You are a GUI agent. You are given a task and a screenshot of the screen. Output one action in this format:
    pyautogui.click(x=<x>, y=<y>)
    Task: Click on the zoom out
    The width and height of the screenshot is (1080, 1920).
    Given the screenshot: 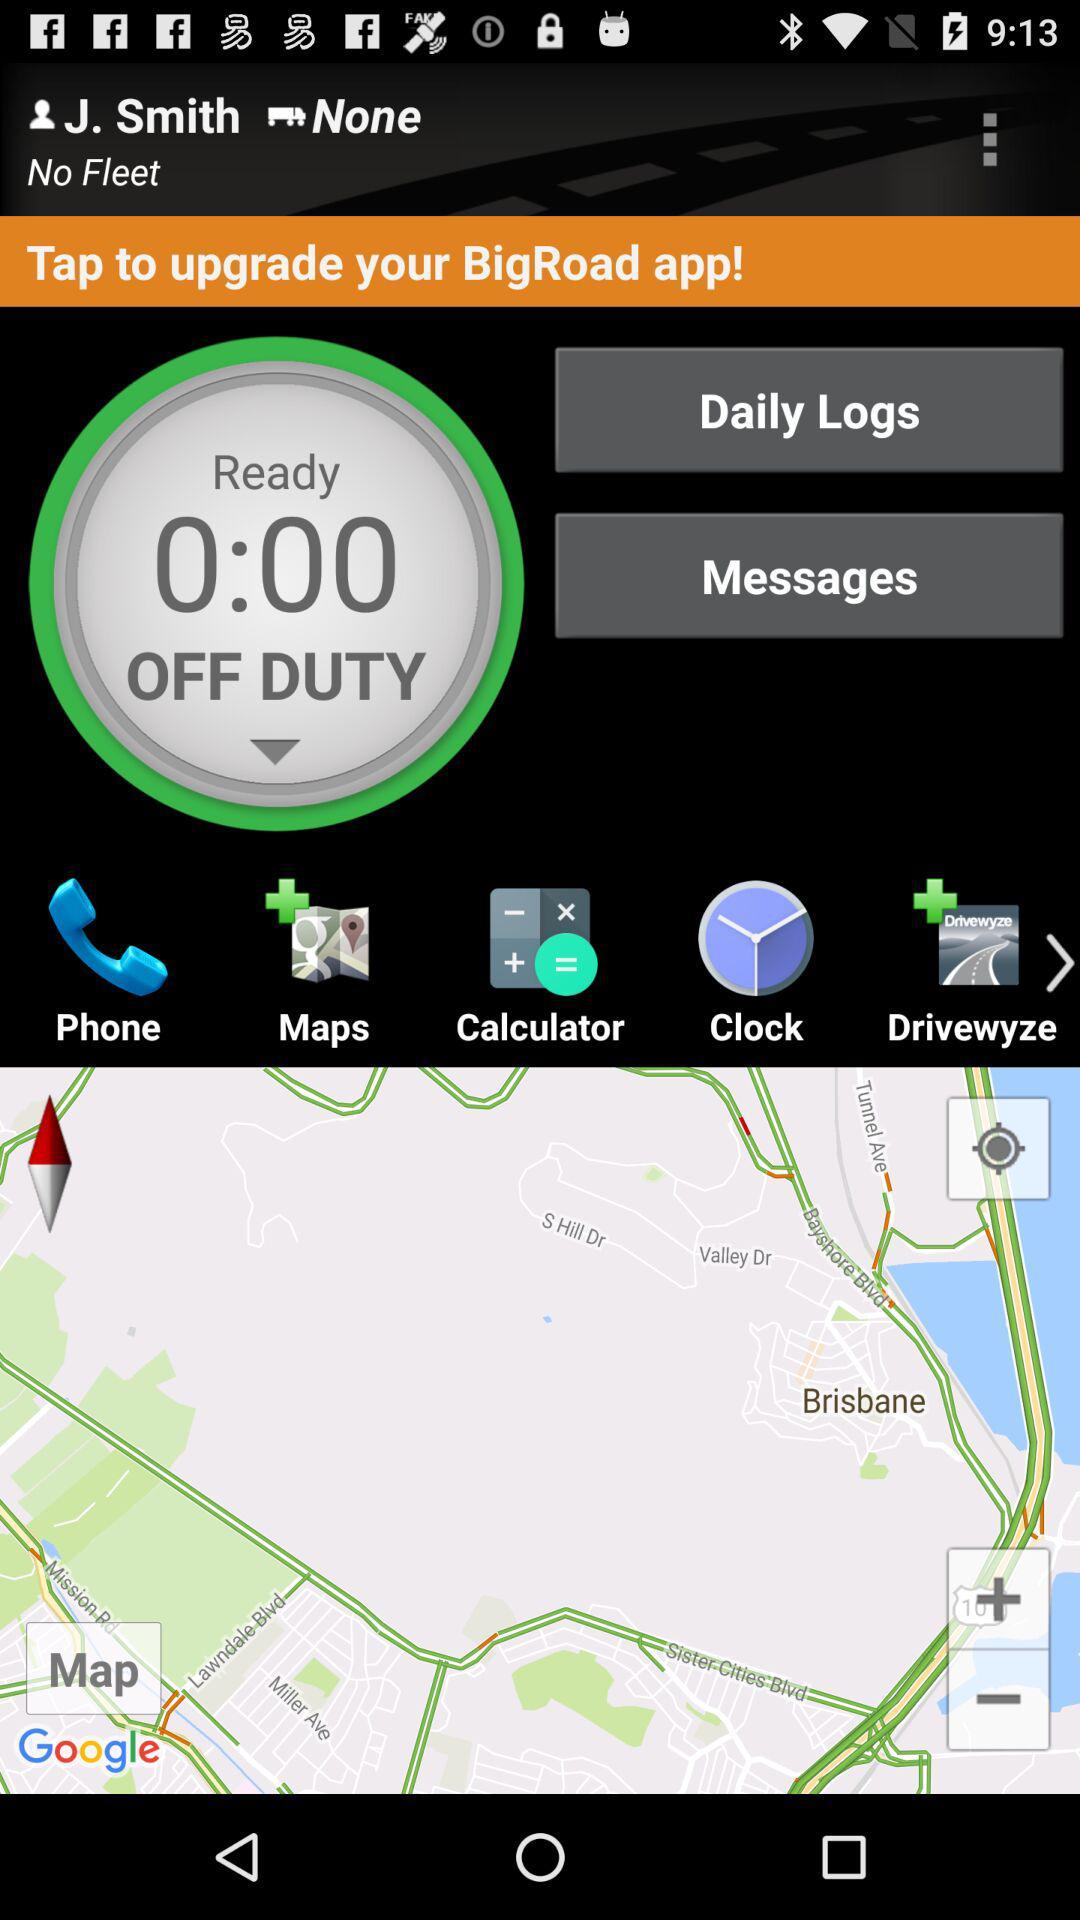 What is the action you would take?
    pyautogui.click(x=998, y=1700)
    